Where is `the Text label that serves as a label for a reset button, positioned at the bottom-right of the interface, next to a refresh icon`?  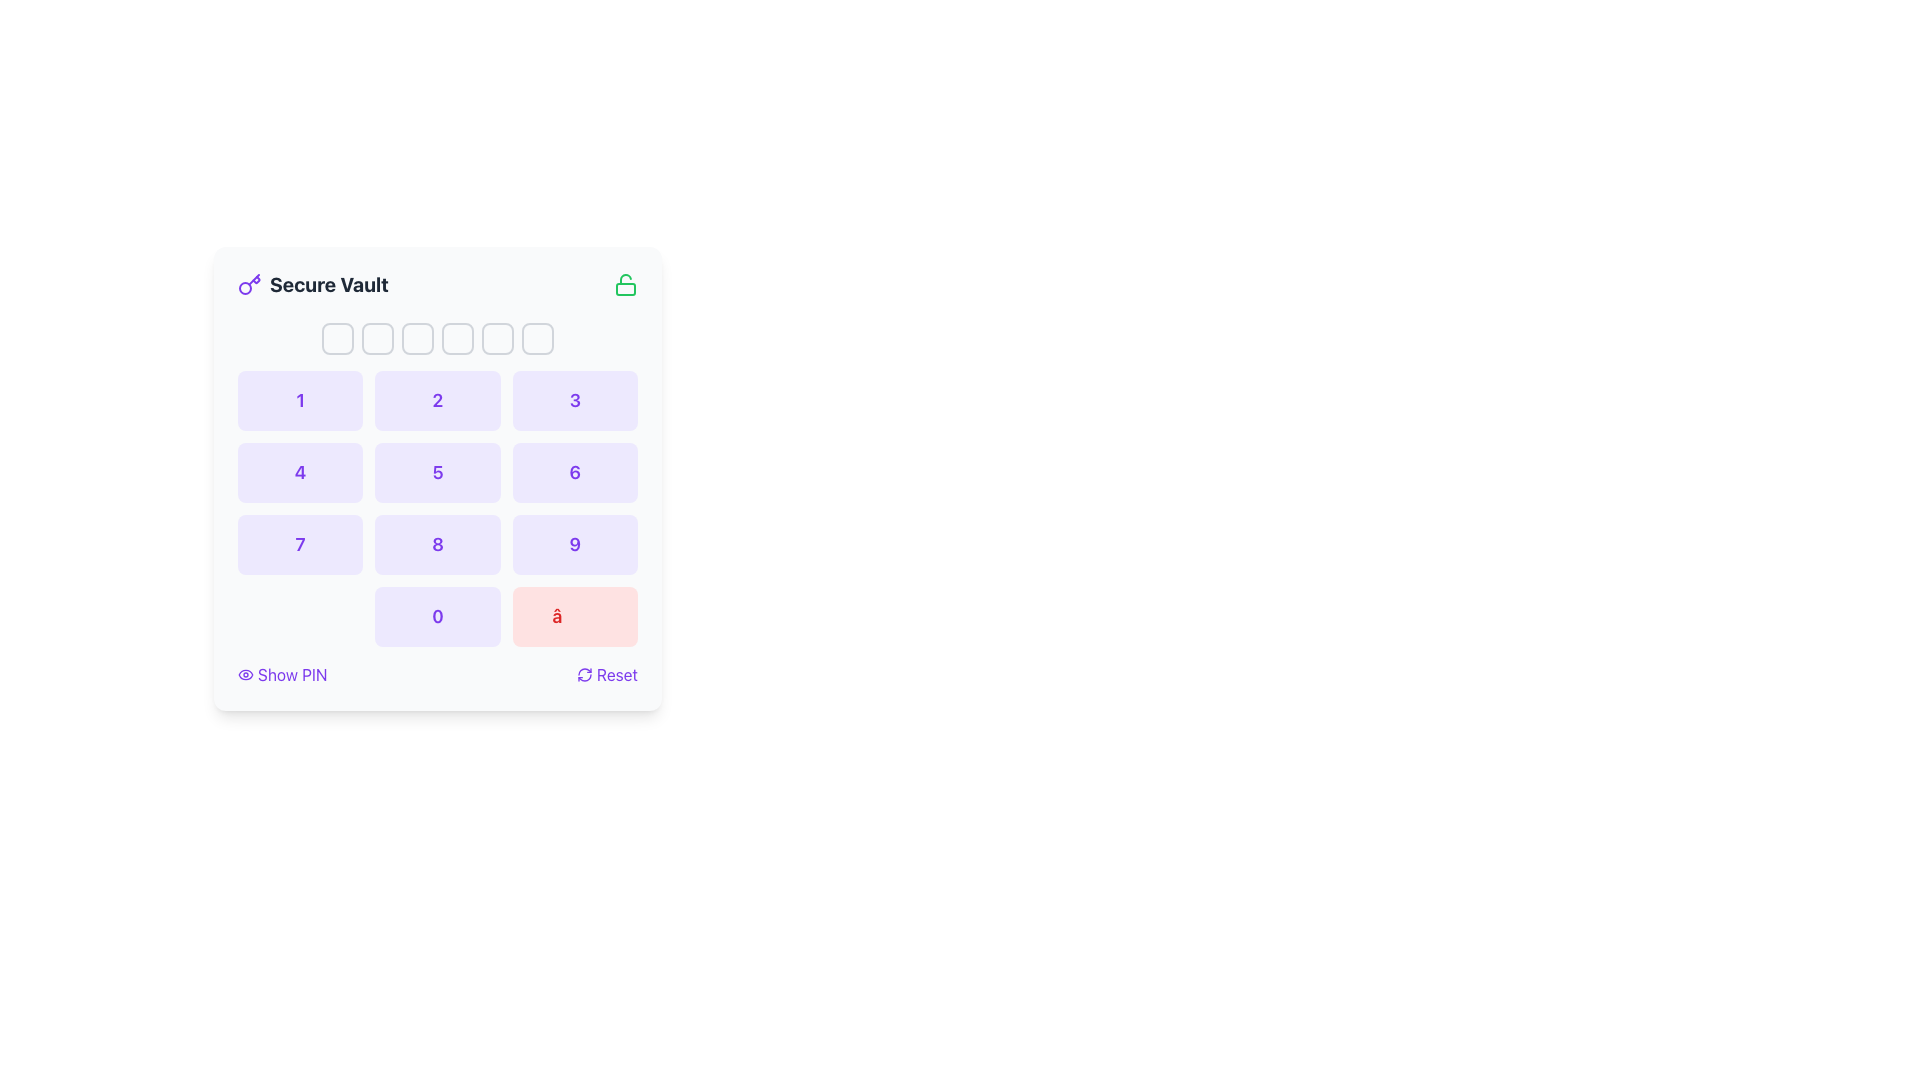 the Text label that serves as a label for a reset button, positioned at the bottom-right of the interface, next to a refresh icon is located at coordinates (616, 675).